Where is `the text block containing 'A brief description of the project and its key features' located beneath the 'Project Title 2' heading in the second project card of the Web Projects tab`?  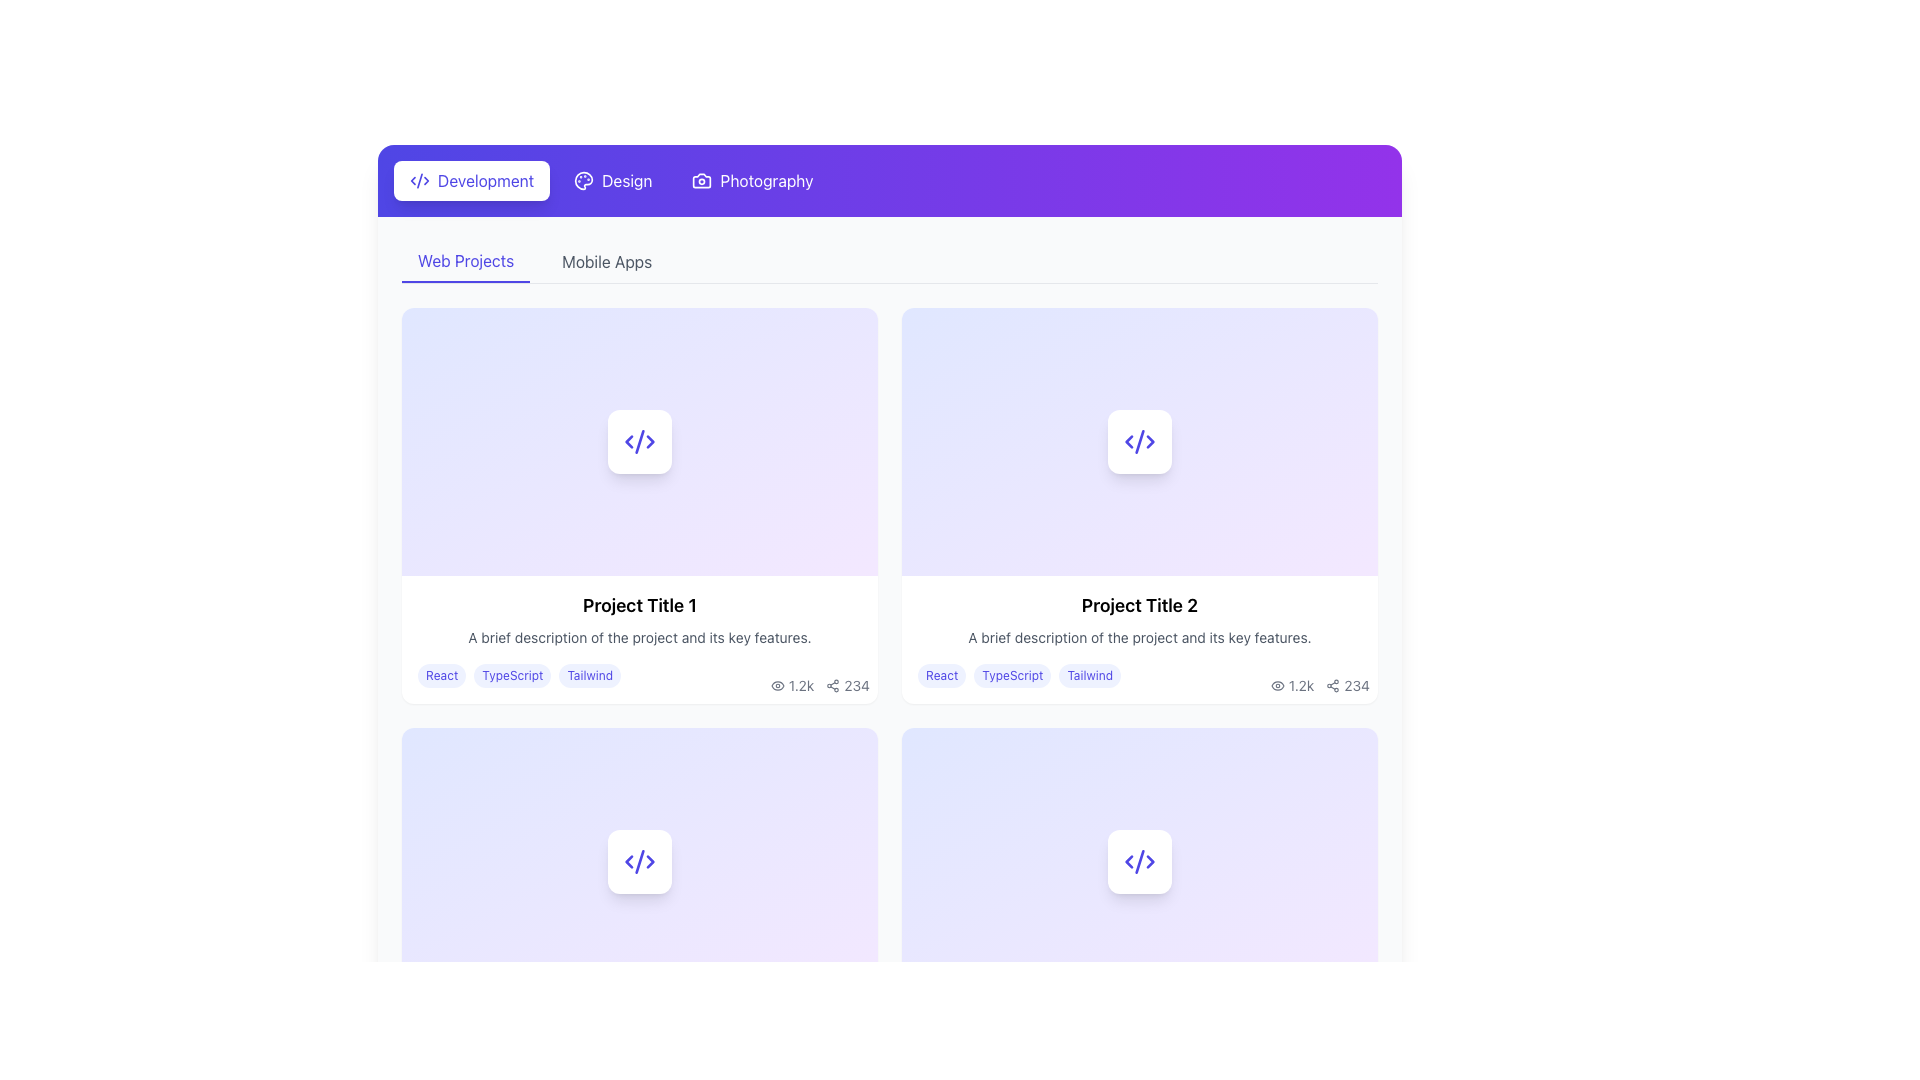
the text block containing 'A brief description of the project and its key features' located beneath the 'Project Title 2' heading in the second project card of the Web Projects tab is located at coordinates (1140, 637).